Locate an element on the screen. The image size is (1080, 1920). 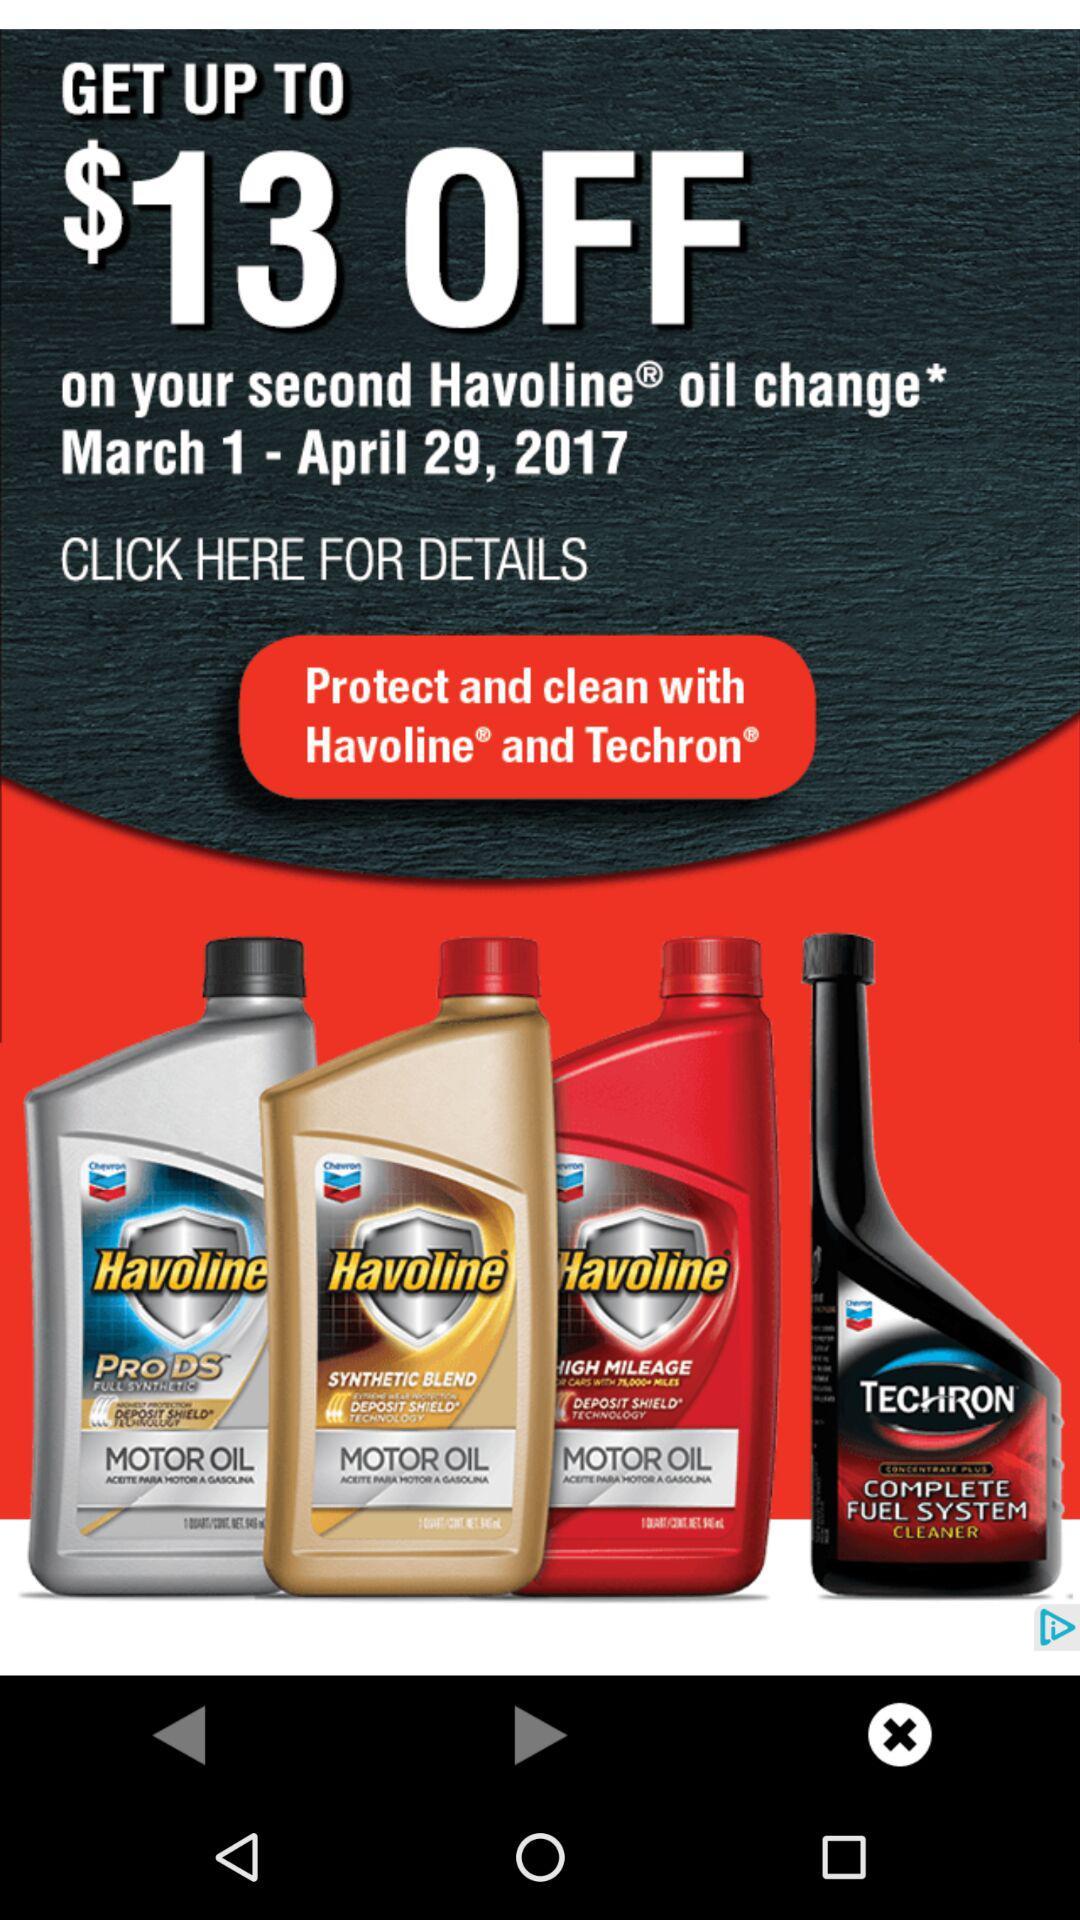
go back is located at coordinates (180, 1733).